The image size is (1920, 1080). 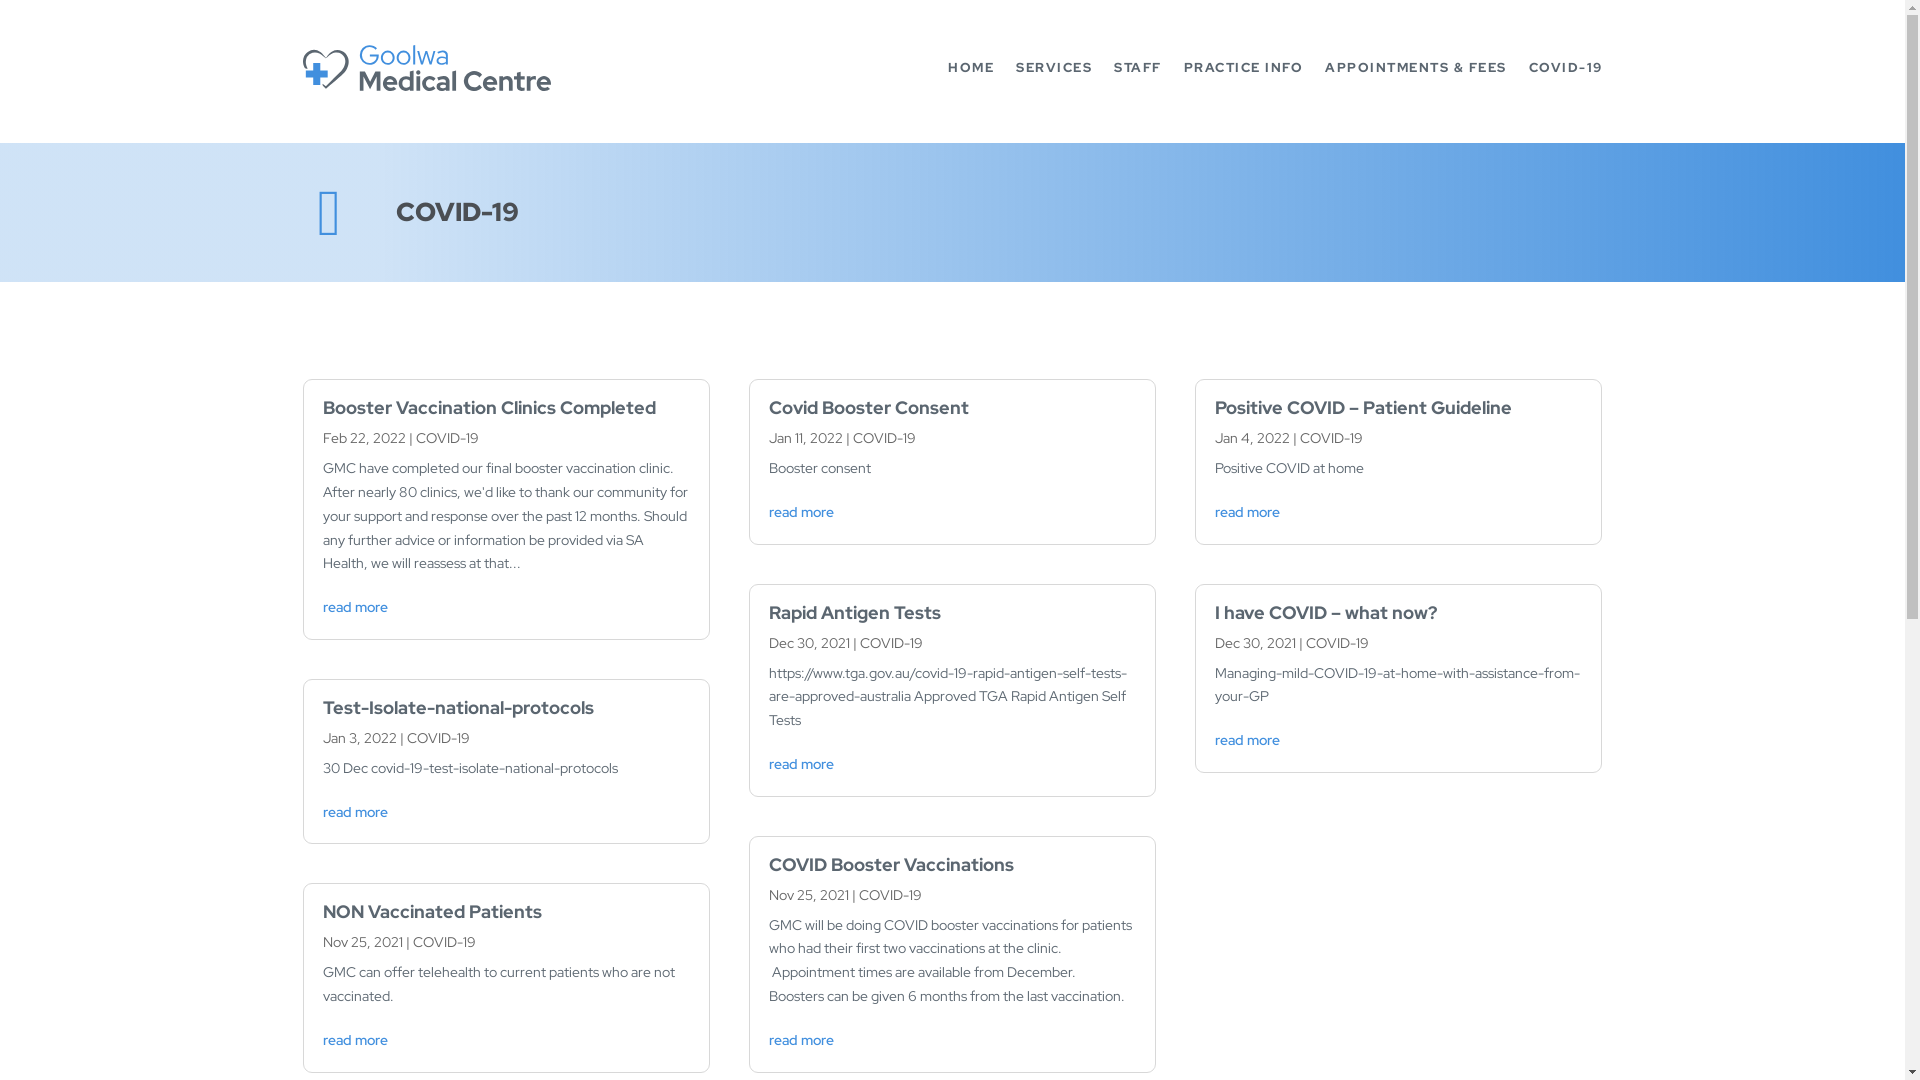 I want to click on 'SERVICES', so click(x=1053, y=67).